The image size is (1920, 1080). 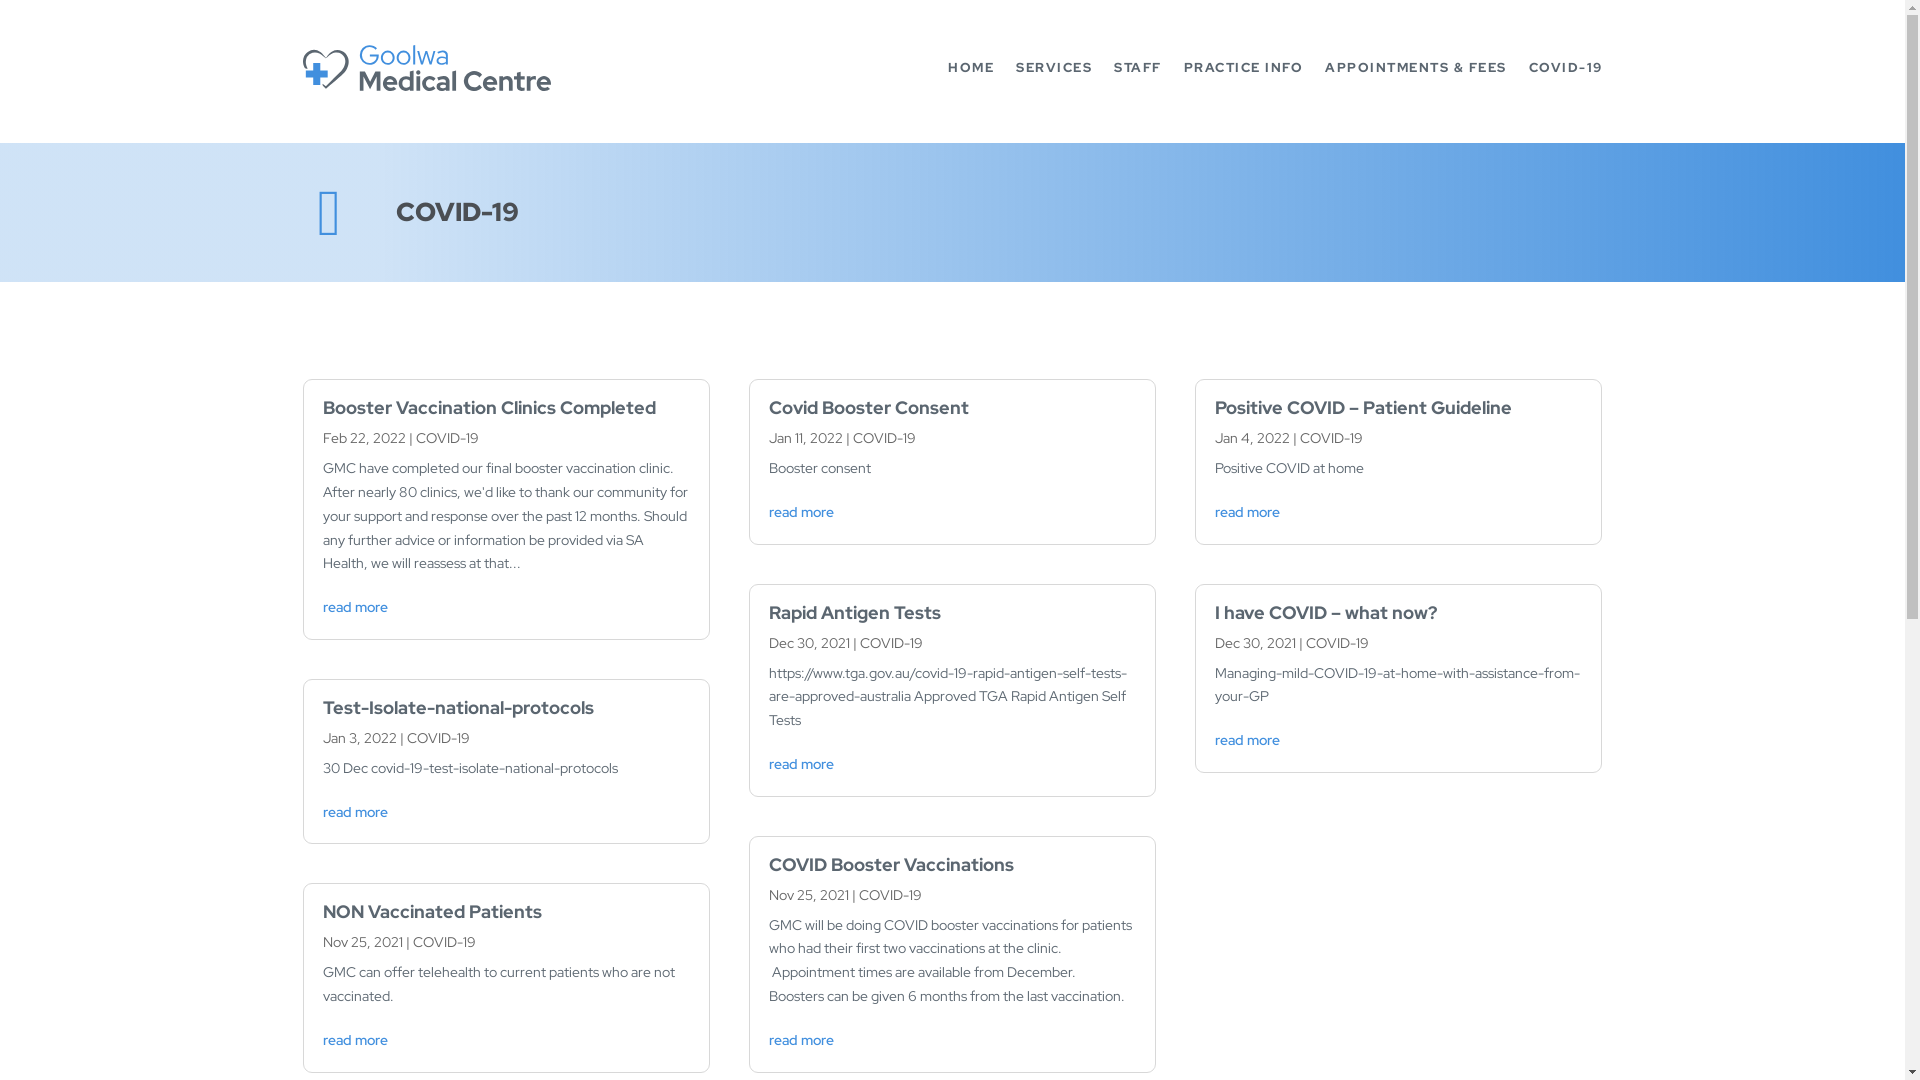 I want to click on 'SERVICES', so click(x=1053, y=67).